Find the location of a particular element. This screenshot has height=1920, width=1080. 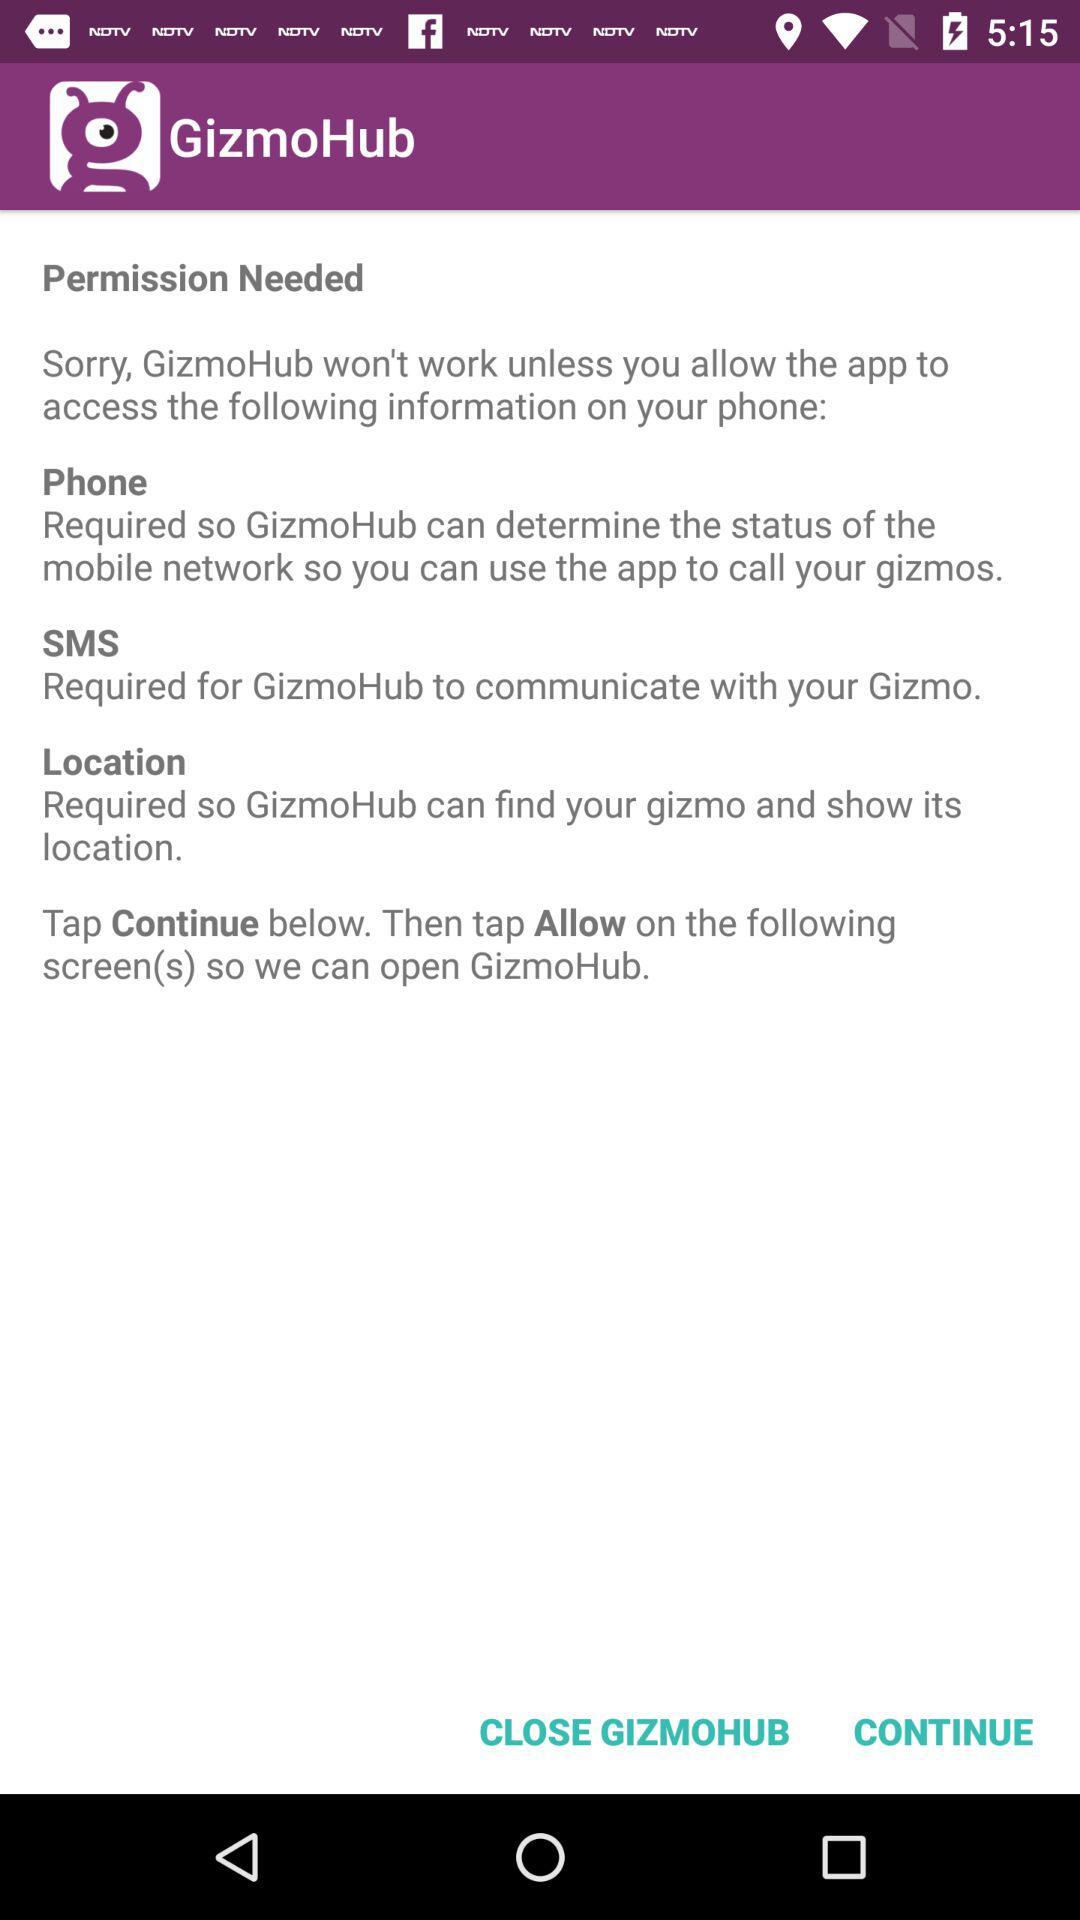

icon to the left of continue icon is located at coordinates (634, 1730).